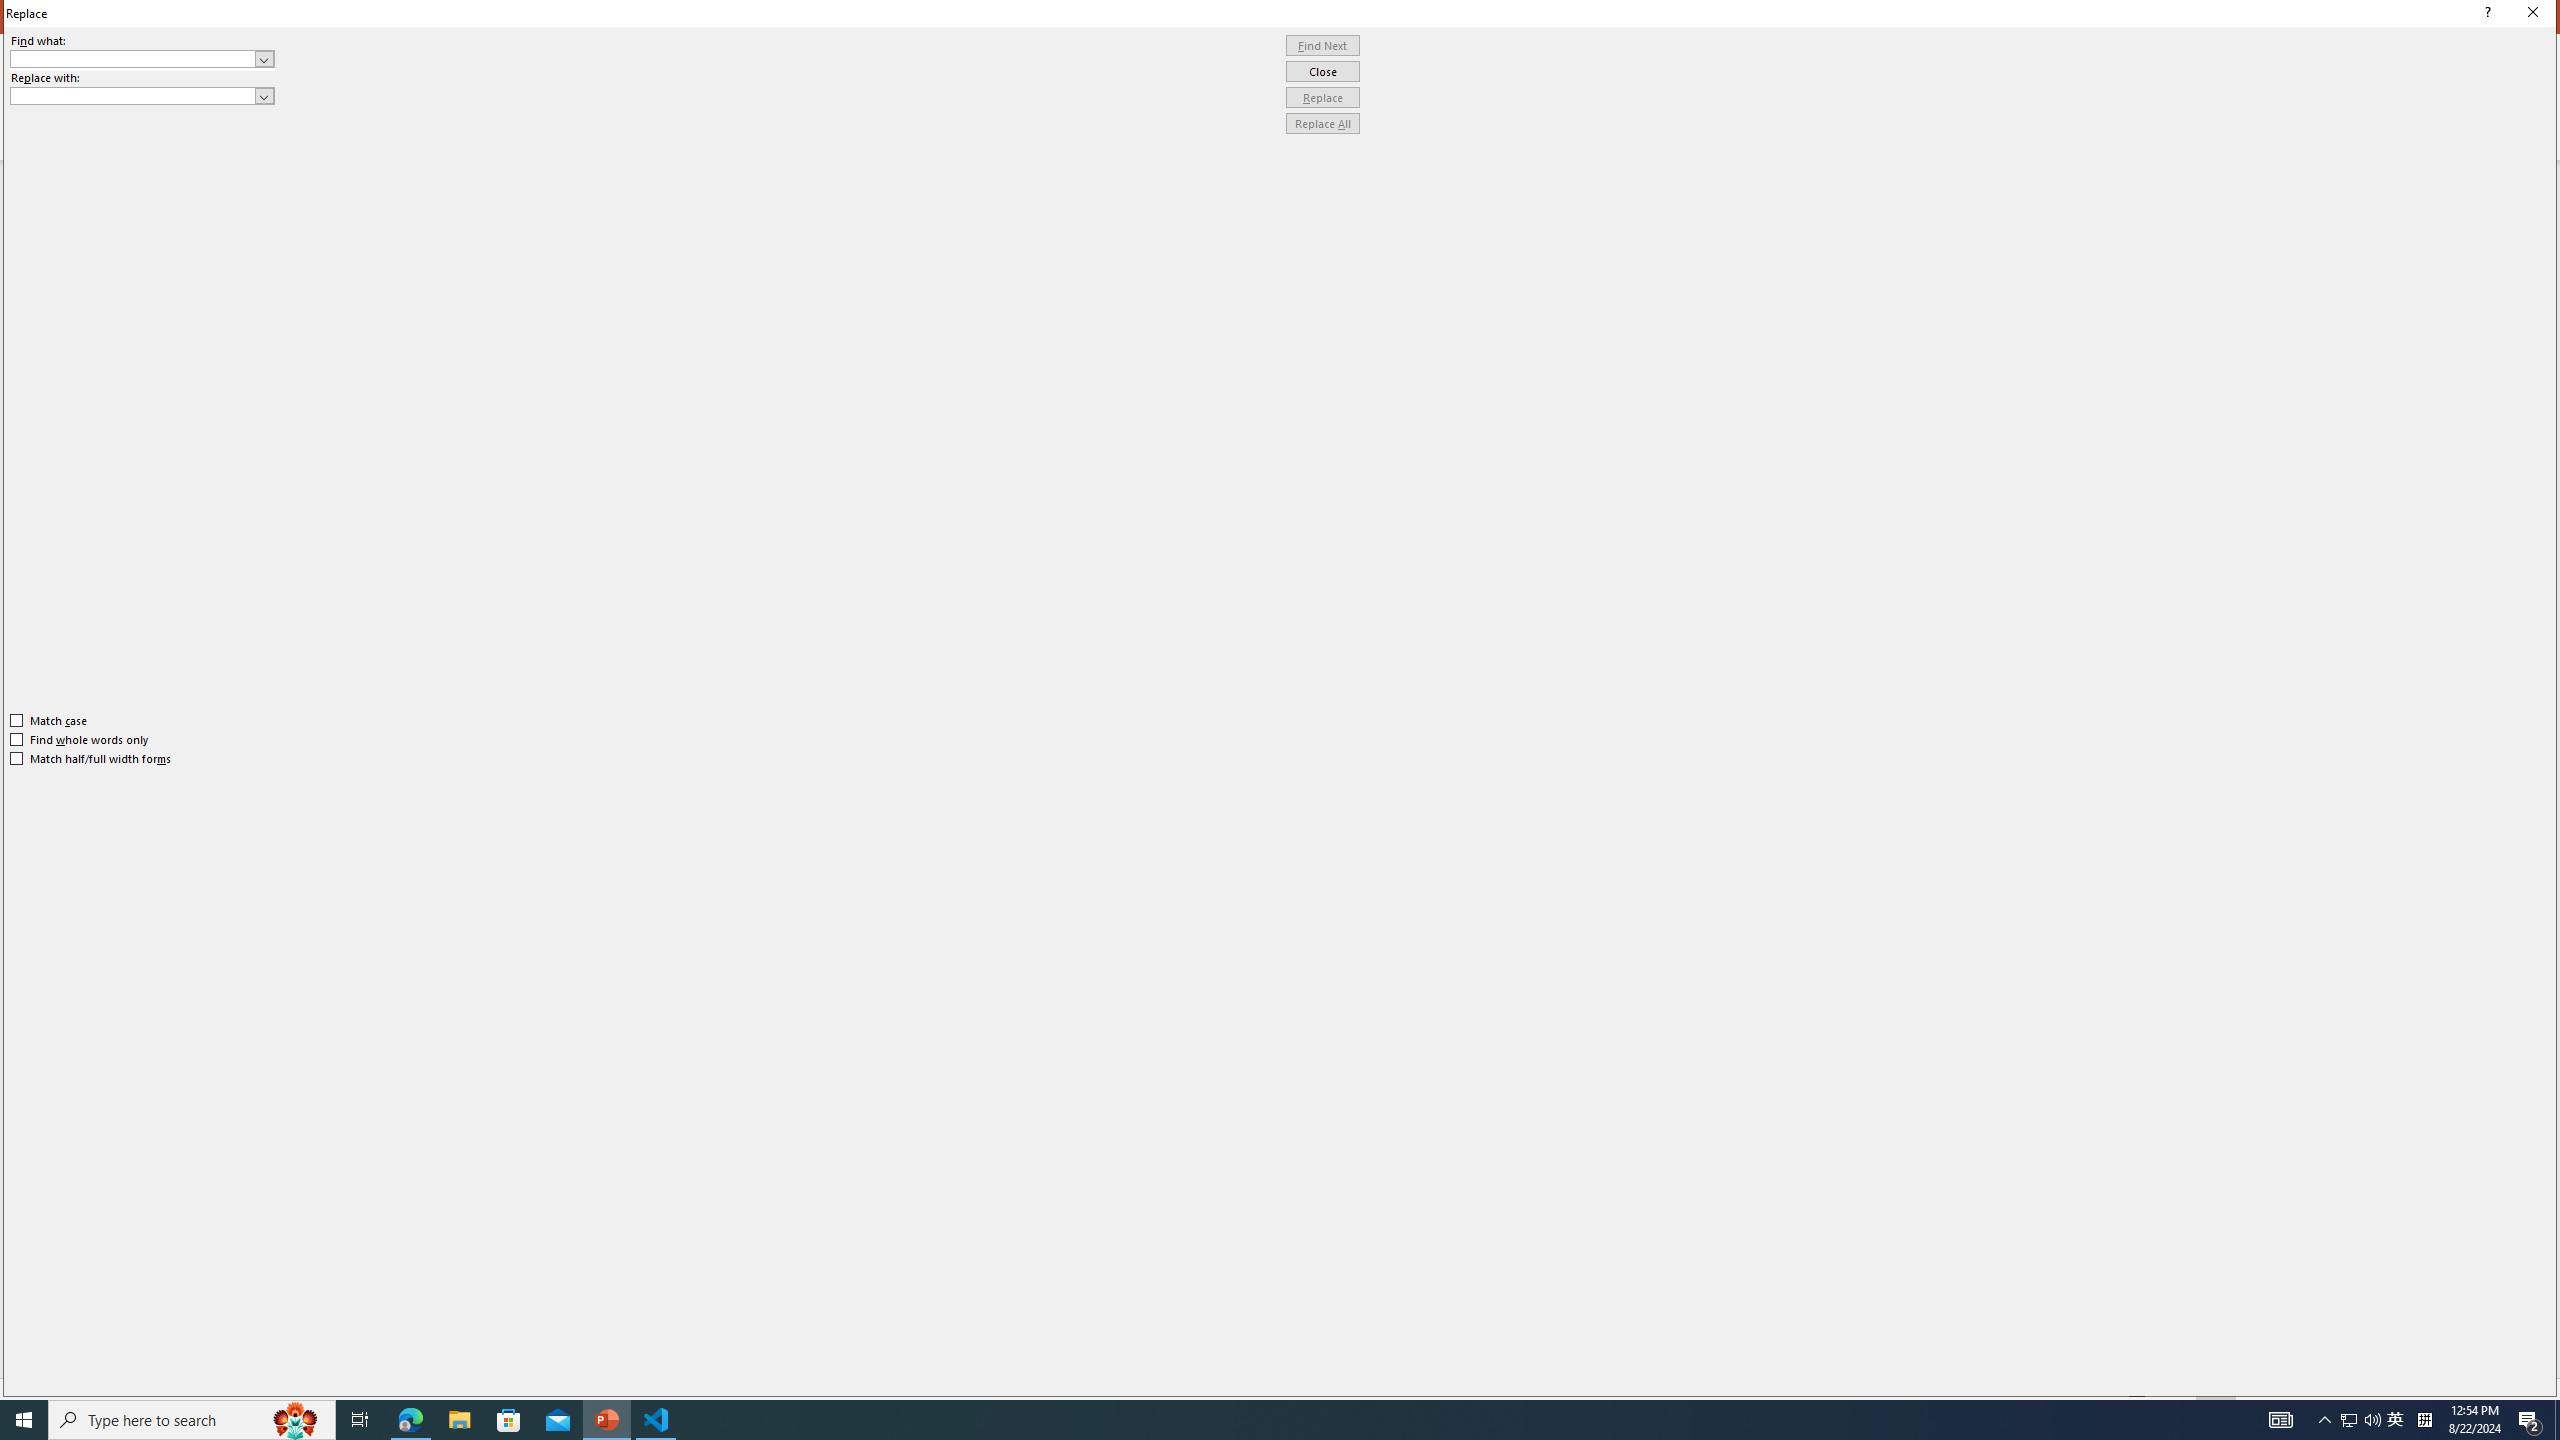 The height and width of the screenshot is (1440, 2560). Describe the element at coordinates (48, 720) in the screenshot. I see `'Match case'` at that location.